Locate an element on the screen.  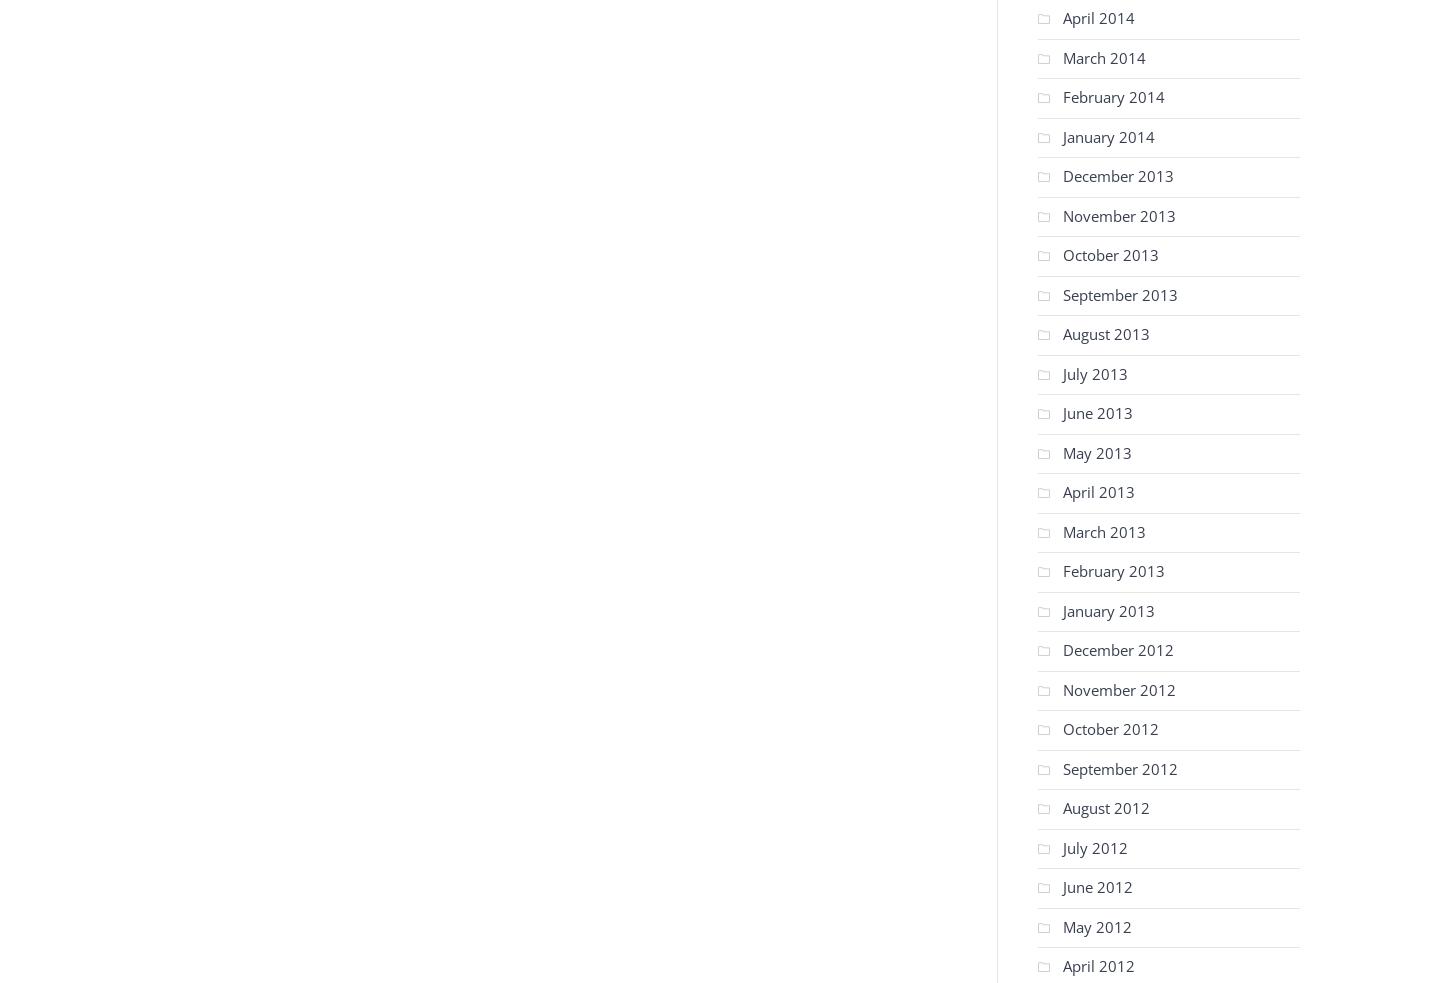
'July 2013' is located at coordinates (1094, 372).